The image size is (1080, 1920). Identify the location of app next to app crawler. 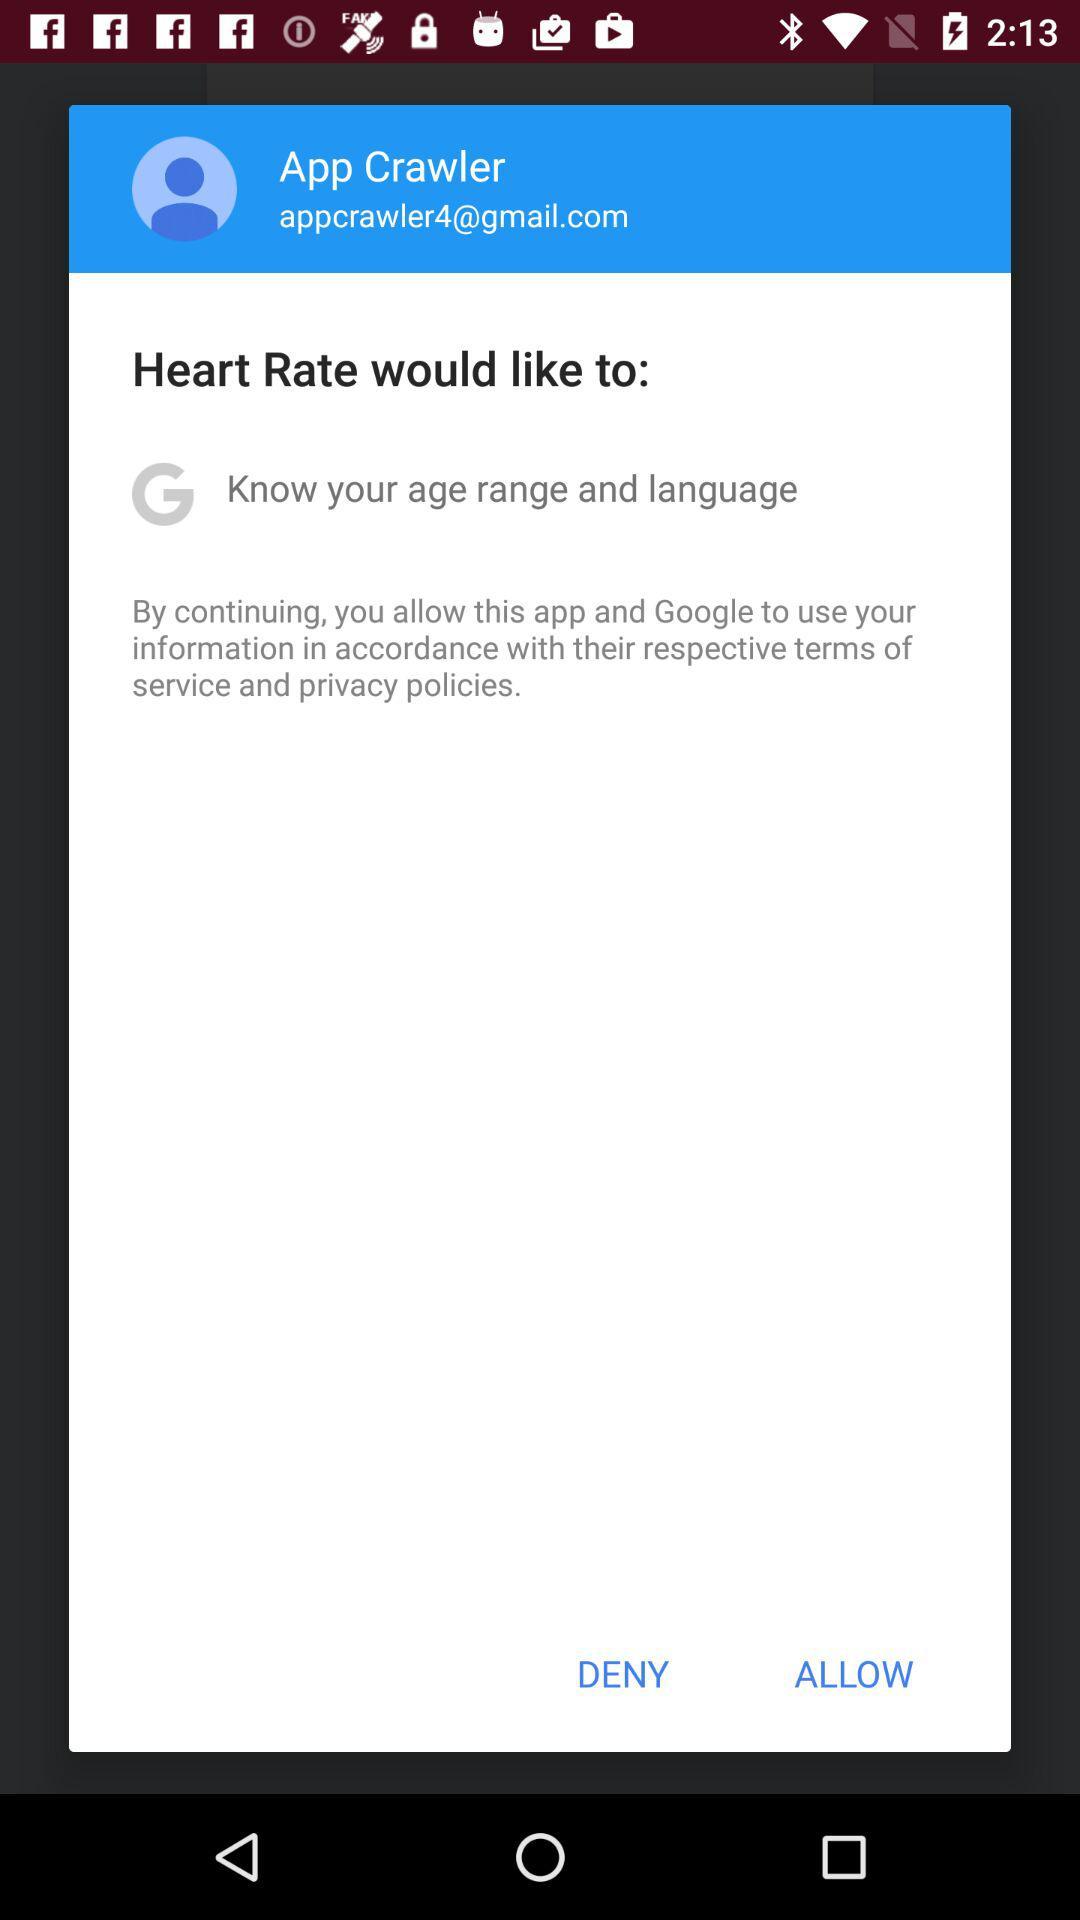
(184, 188).